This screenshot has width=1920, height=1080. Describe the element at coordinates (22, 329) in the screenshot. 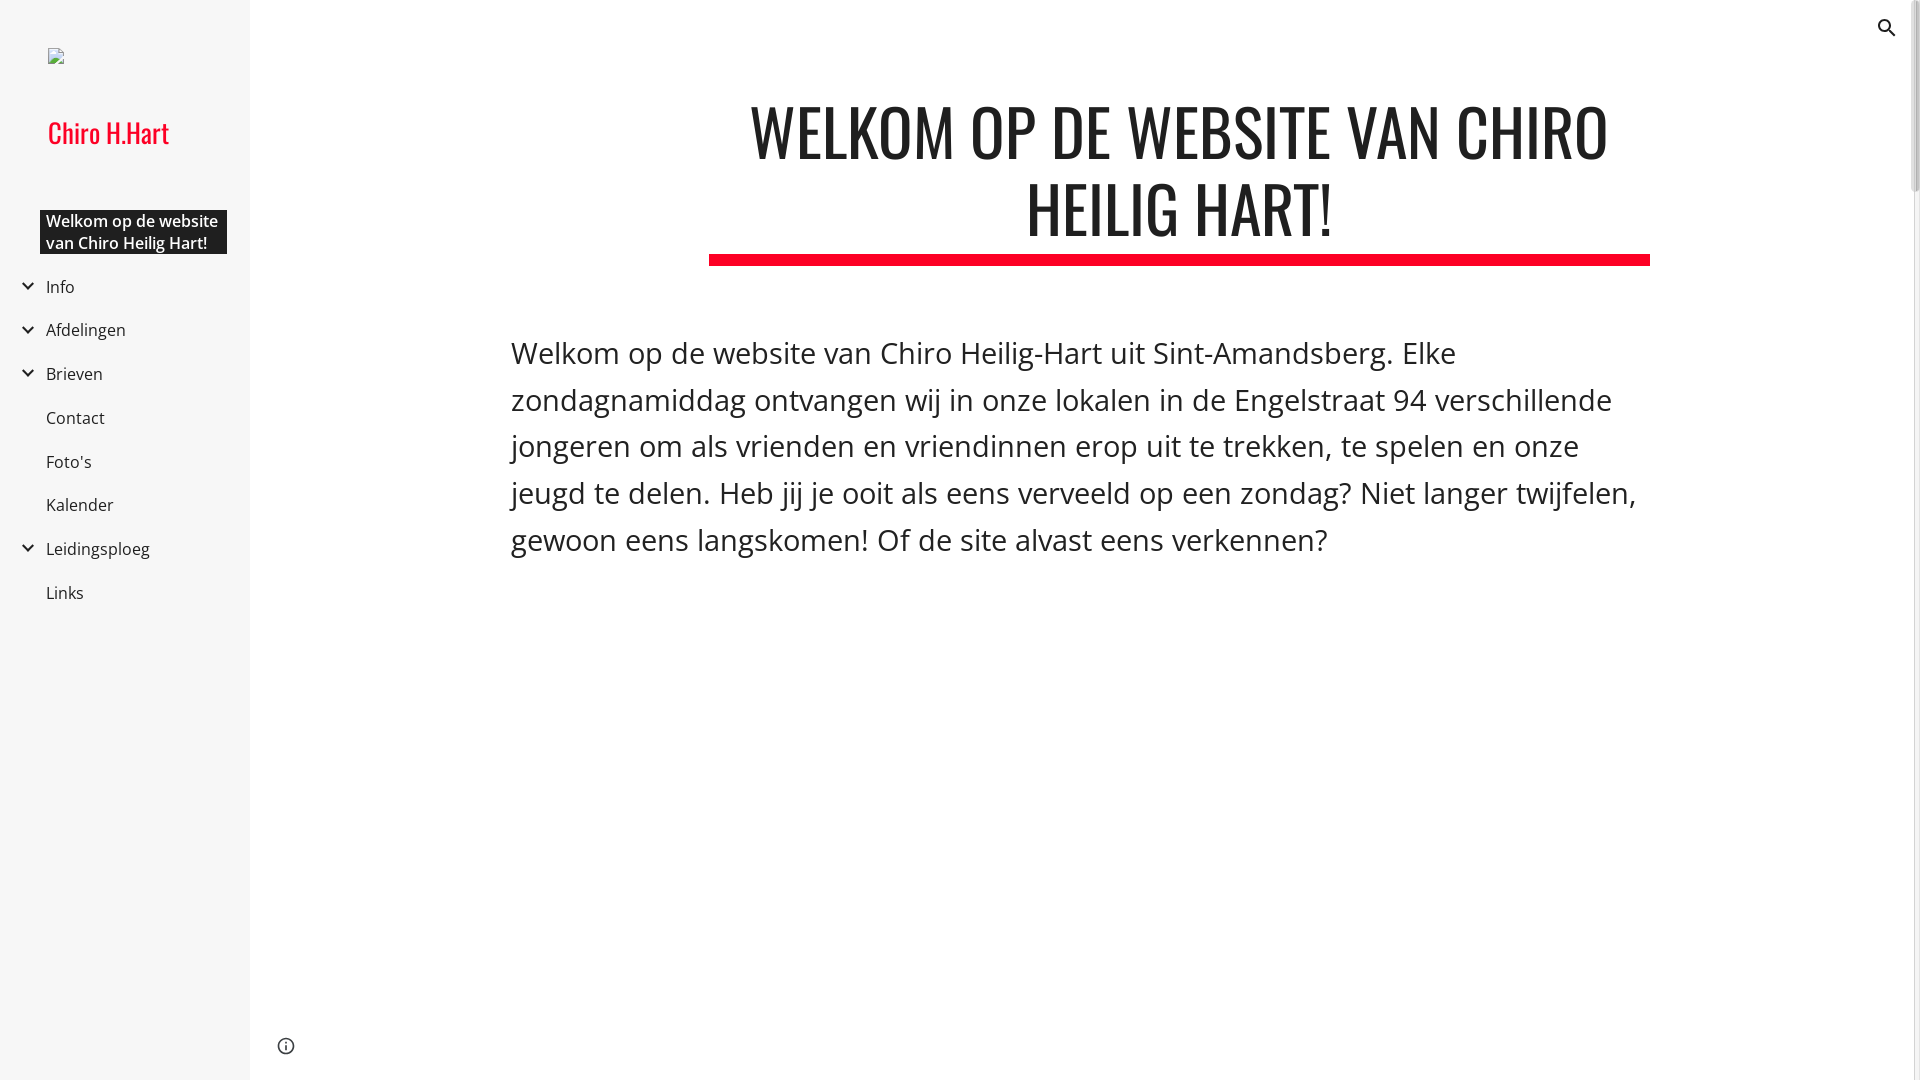

I see `'Expand/Collapse'` at that location.